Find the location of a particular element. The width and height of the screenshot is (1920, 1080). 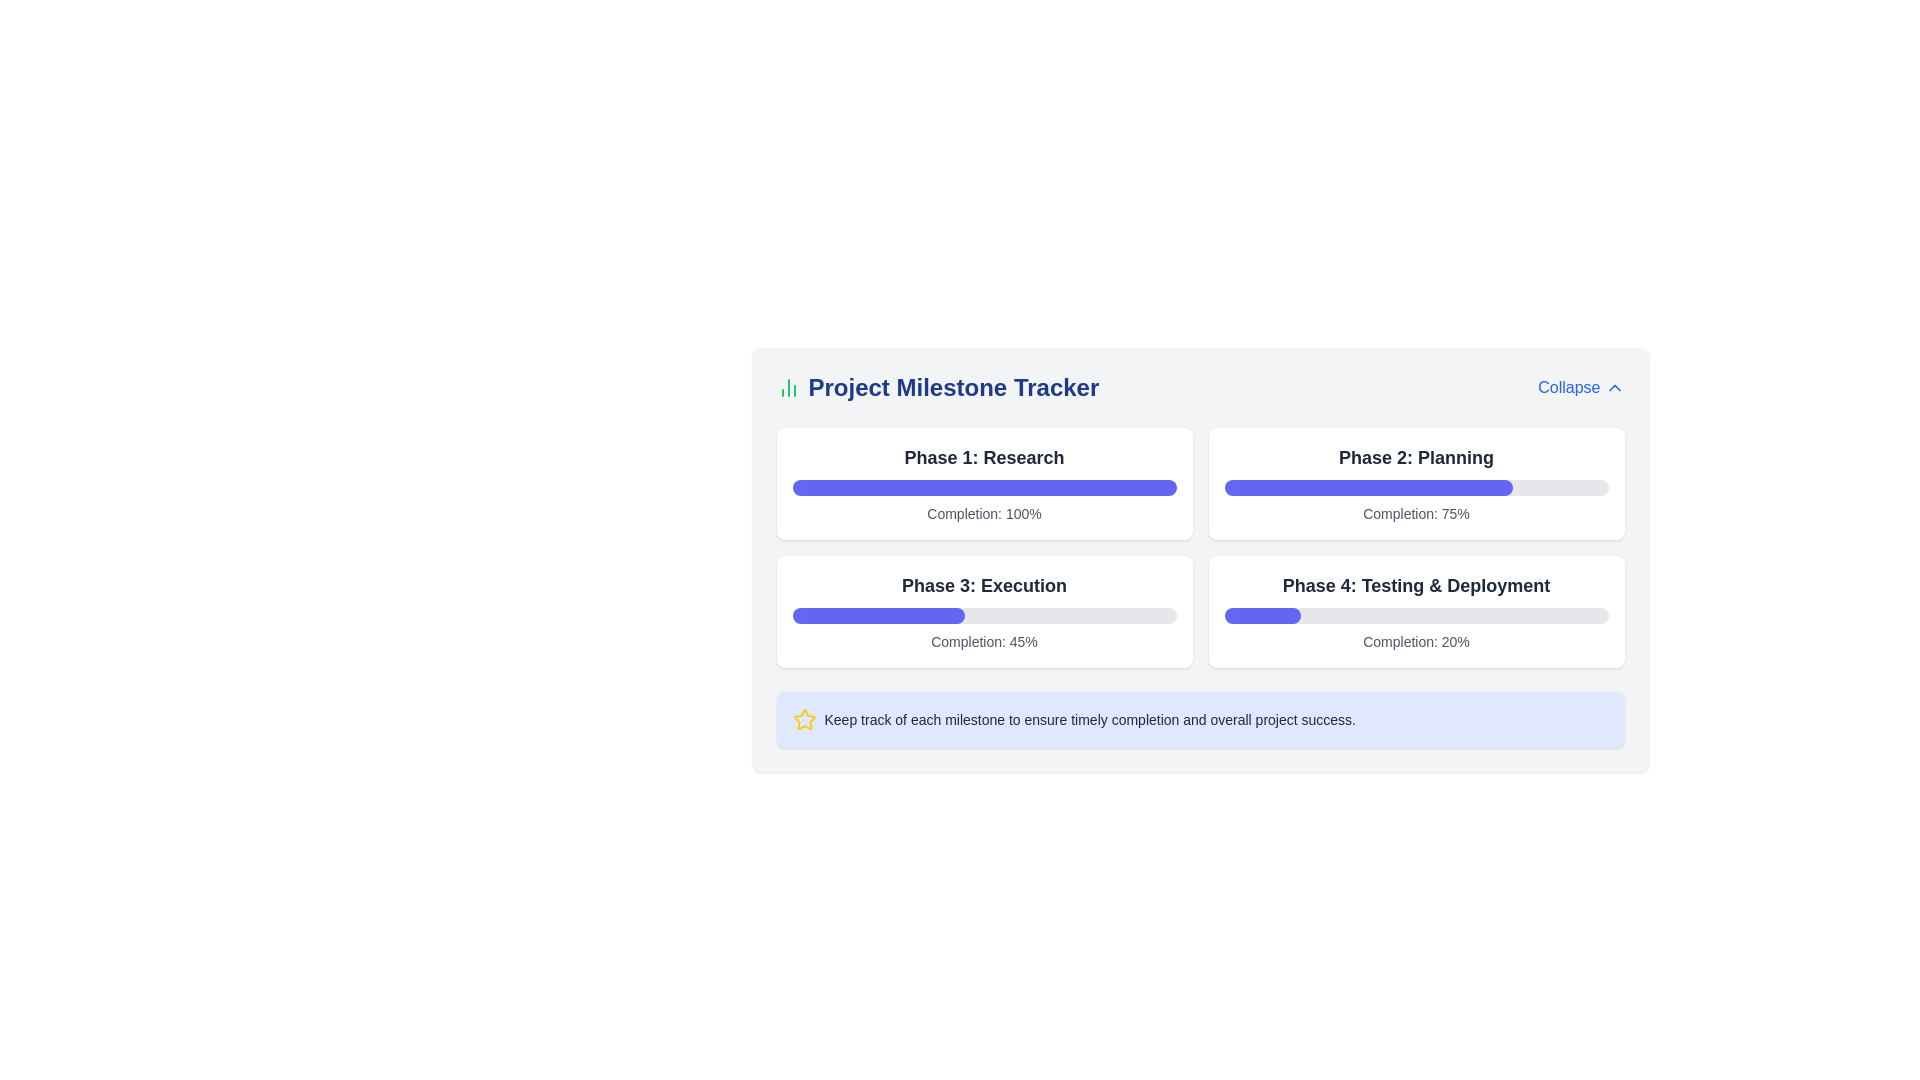

the green bar chart icon located to the left of the 'Project Milestone Tracker' text in the header section if it has an interactive action associated with it is located at coordinates (787, 388).